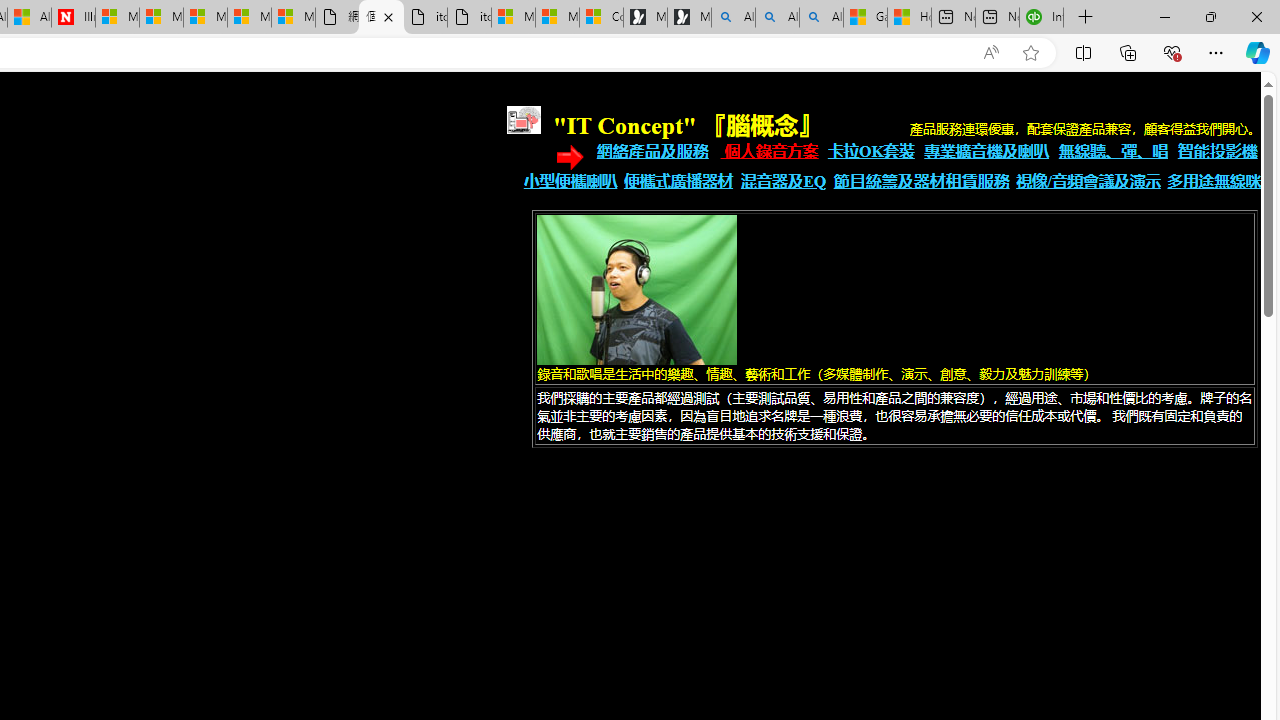  Describe the element at coordinates (821, 17) in the screenshot. I see `'Alabama high school quarterback dies - Search Videos'` at that location.